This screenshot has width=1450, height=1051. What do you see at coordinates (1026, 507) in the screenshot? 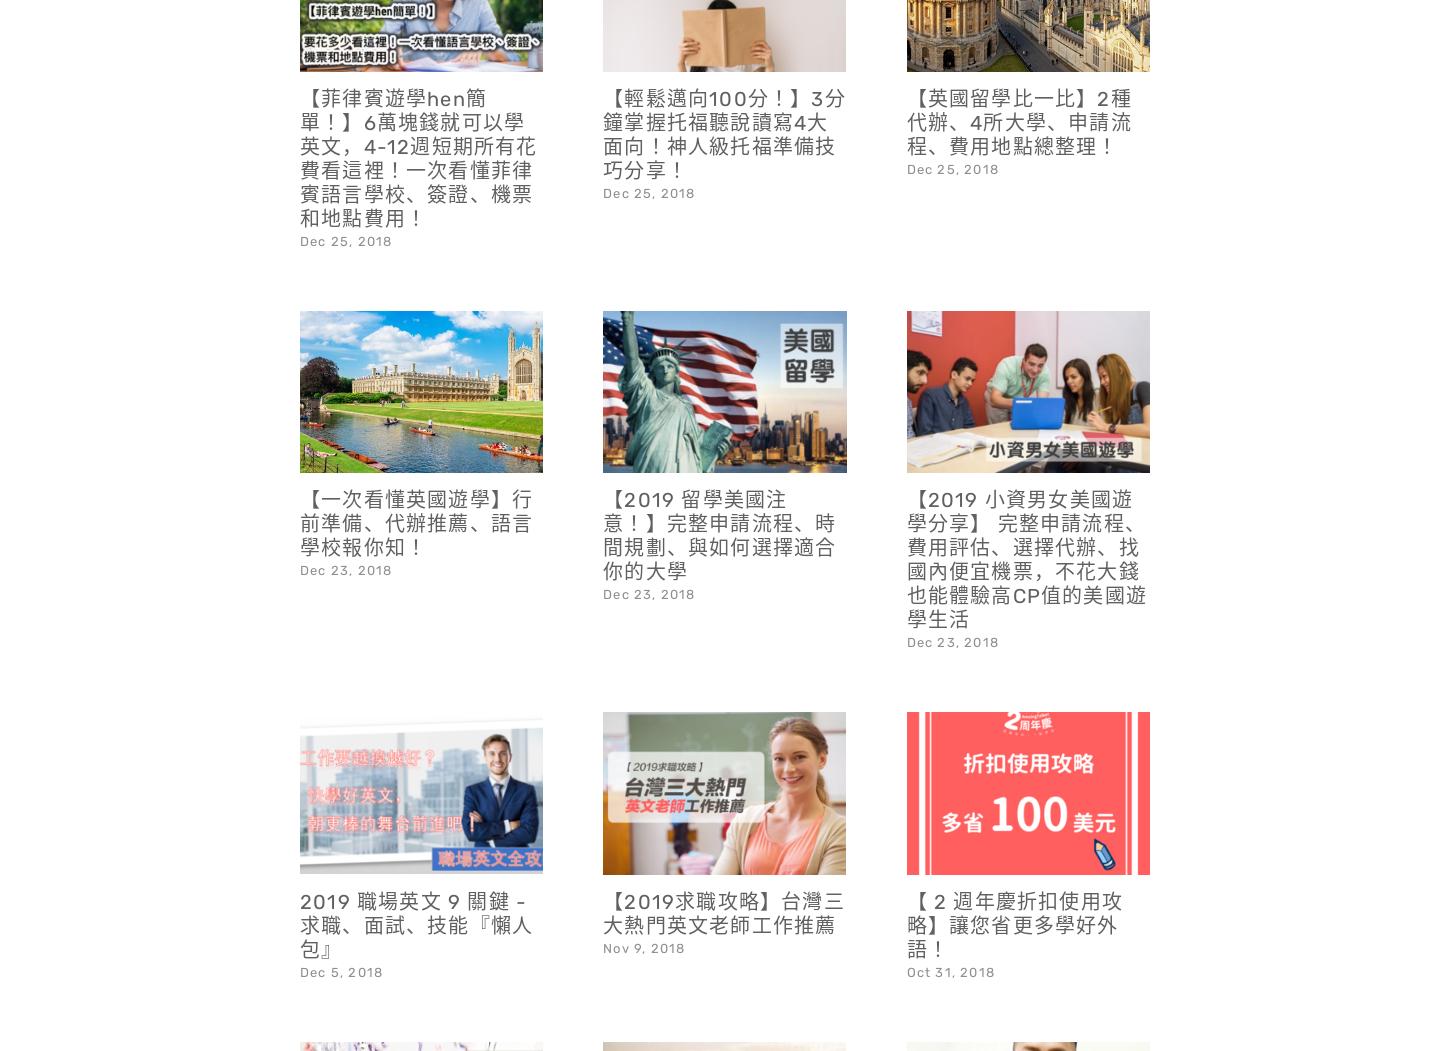
I see `'【2019 小資男女美國遊學分享】 完整申請流程、費用評估、選擇代辦、找國內便宜機票，不花大錢也能體驗高CP值的美國遊學生活'` at bounding box center [1026, 507].